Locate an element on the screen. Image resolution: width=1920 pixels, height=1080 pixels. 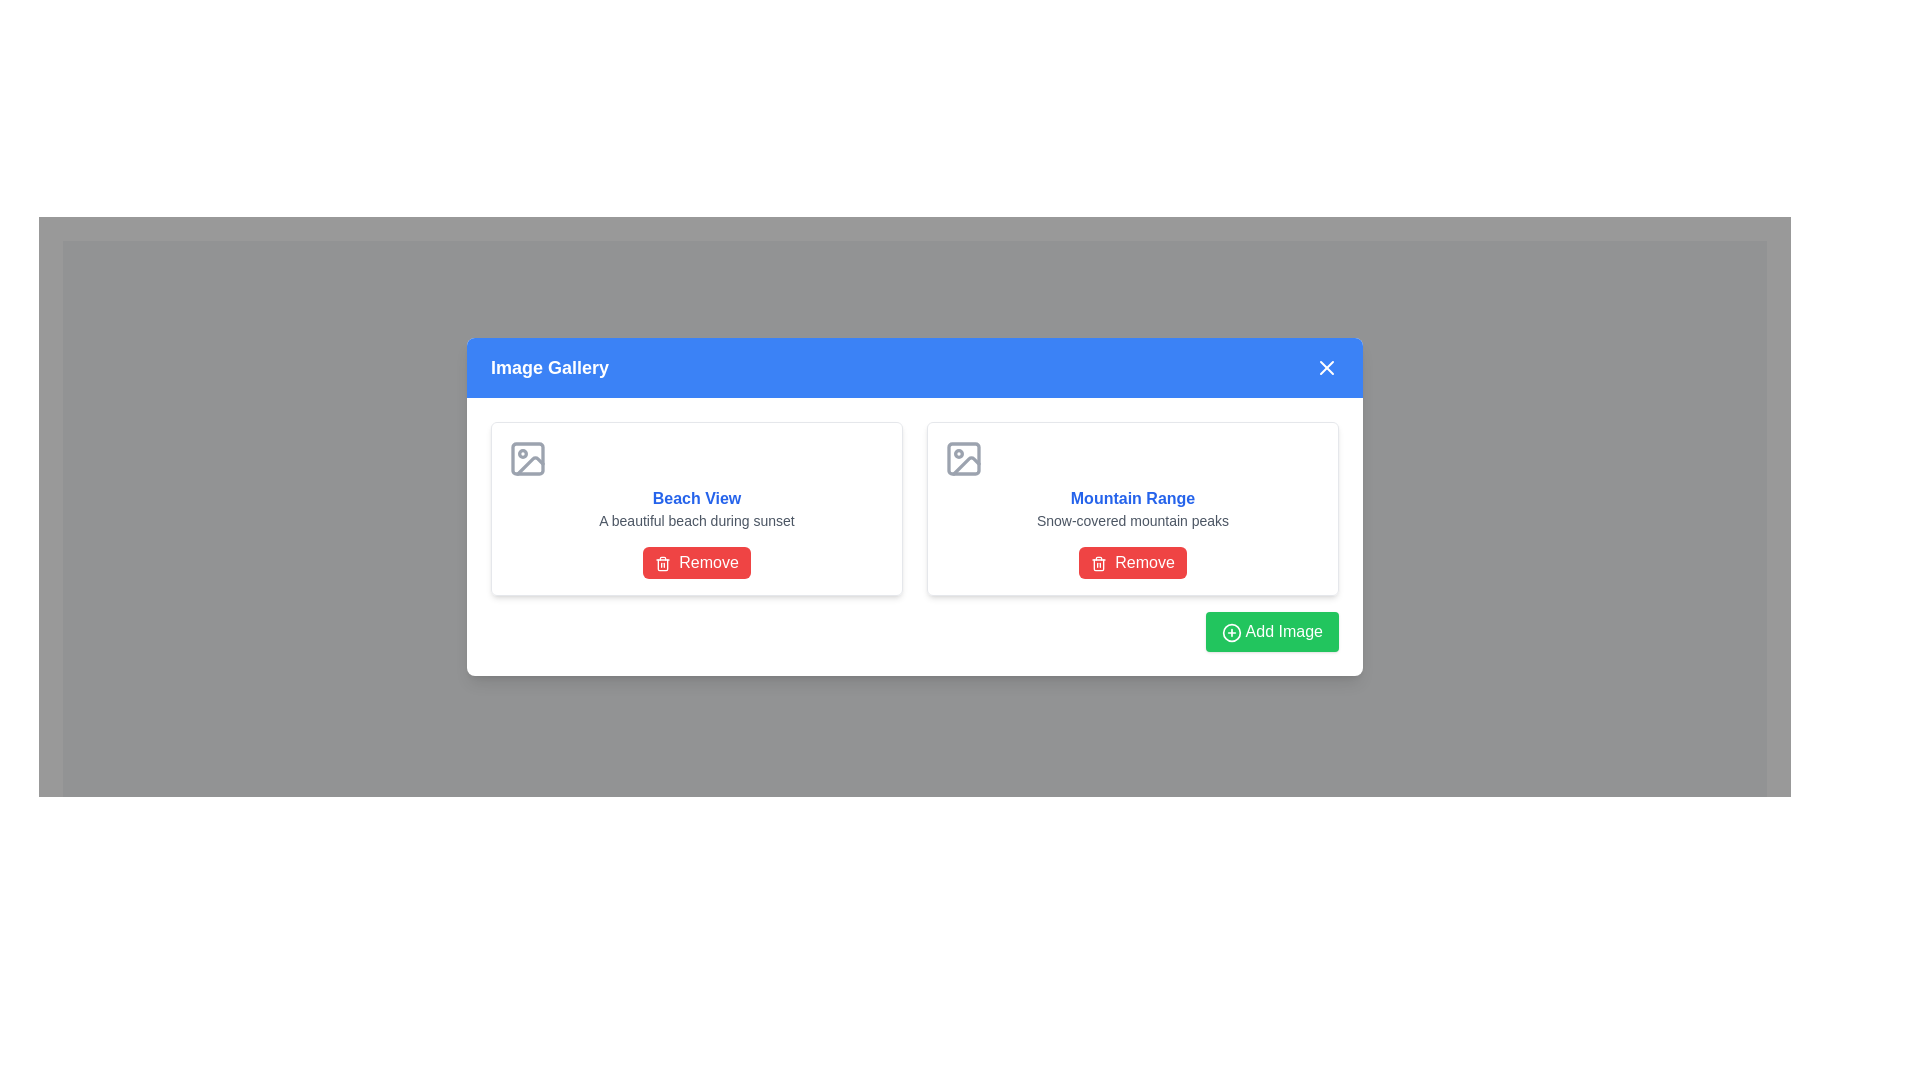
the 'Beach View' card component for interaction is located at coordinates (696, 508).